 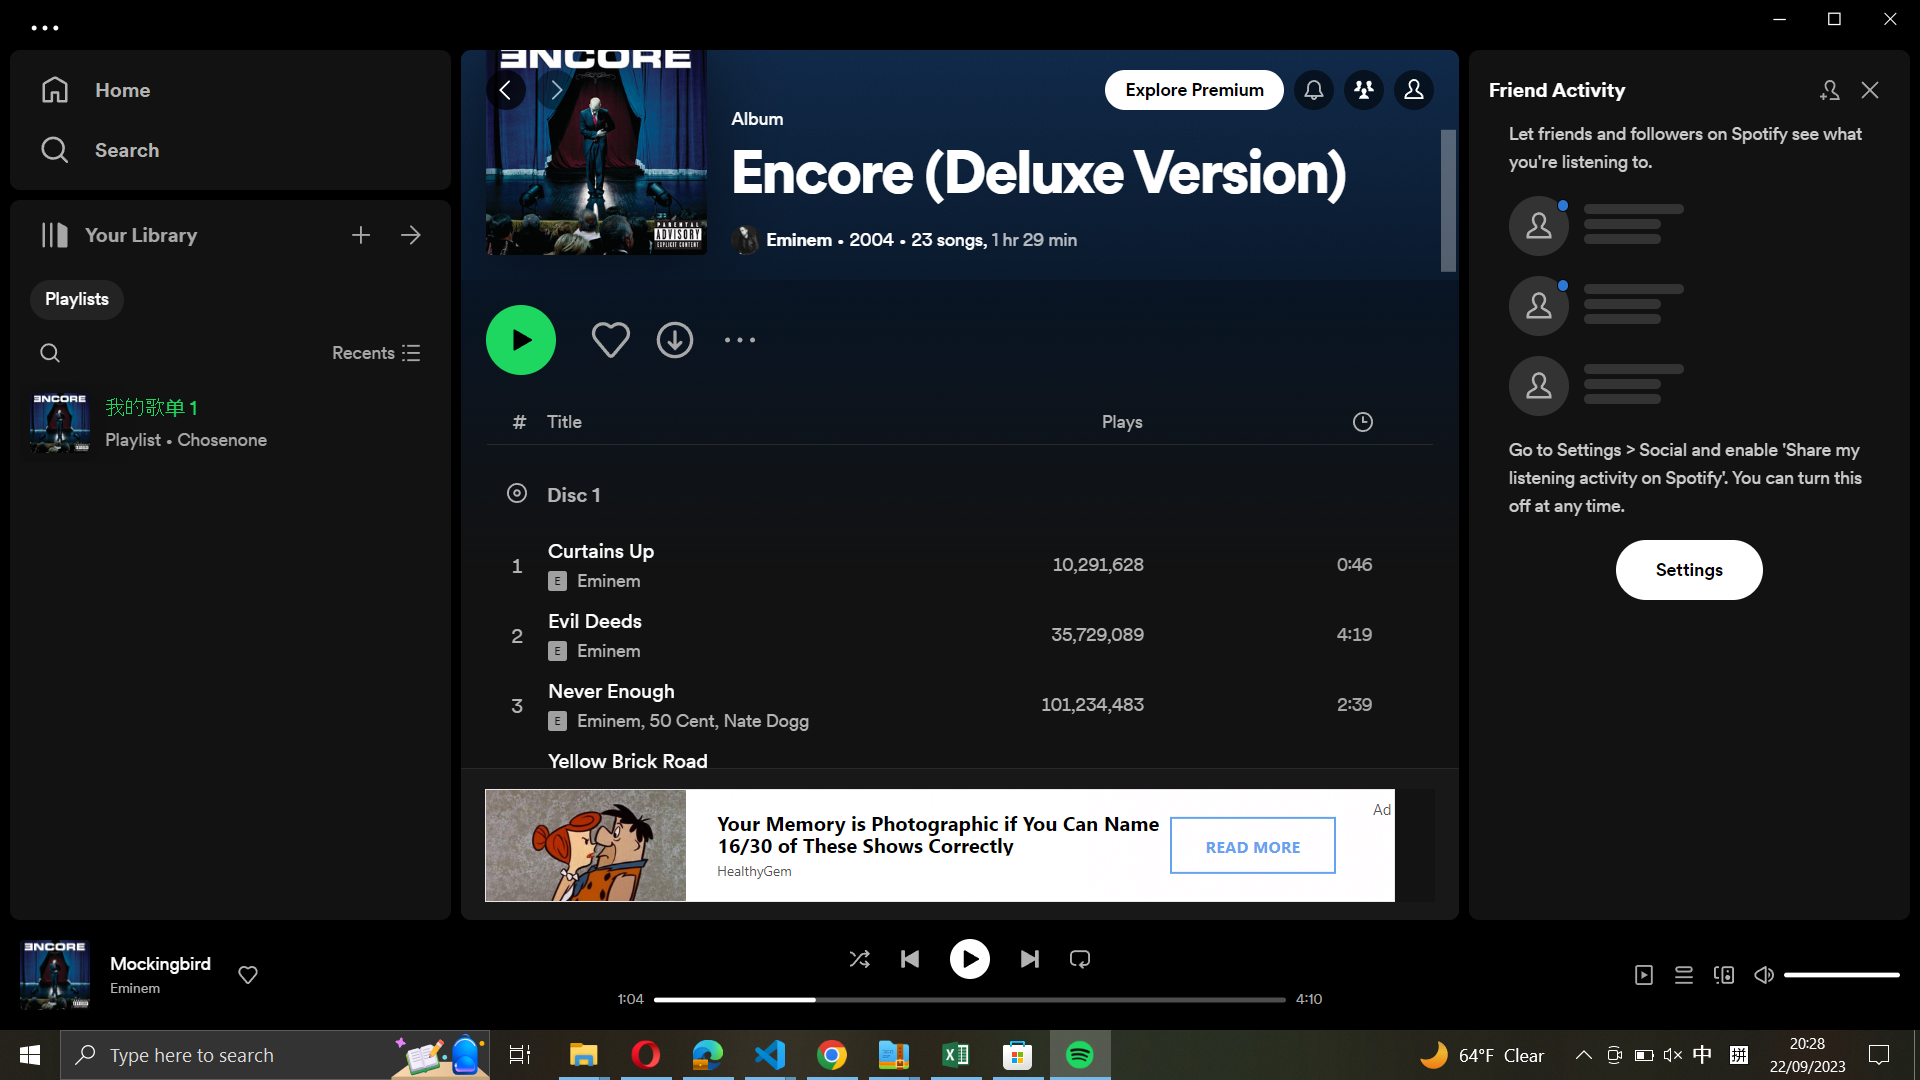 I want to click on Sort the playlist by number of plays, so click(x=1198, y=424).